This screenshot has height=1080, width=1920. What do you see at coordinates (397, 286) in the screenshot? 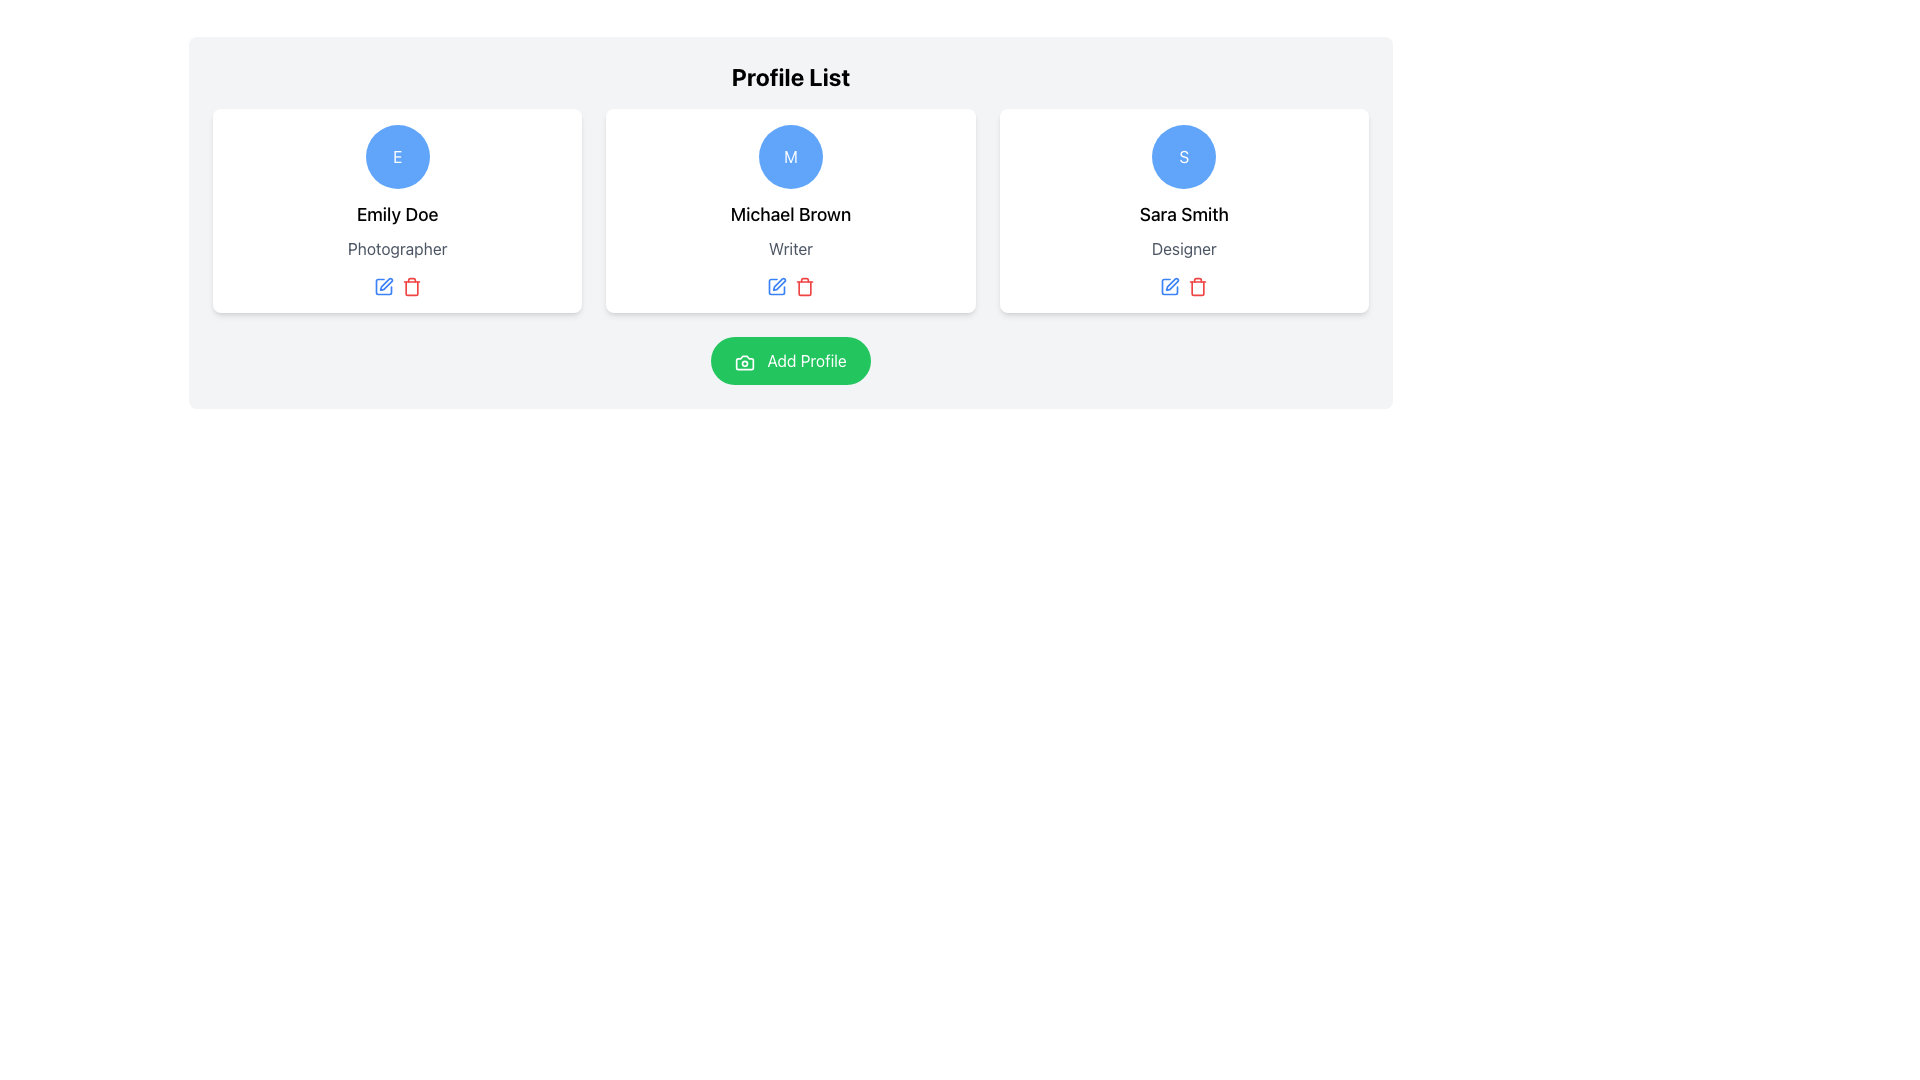
I see `the edit icon located in the Action bar at the bottom of Emily Doe's card, which features a pencil symbol for editing` at bounding box center [397, 286].